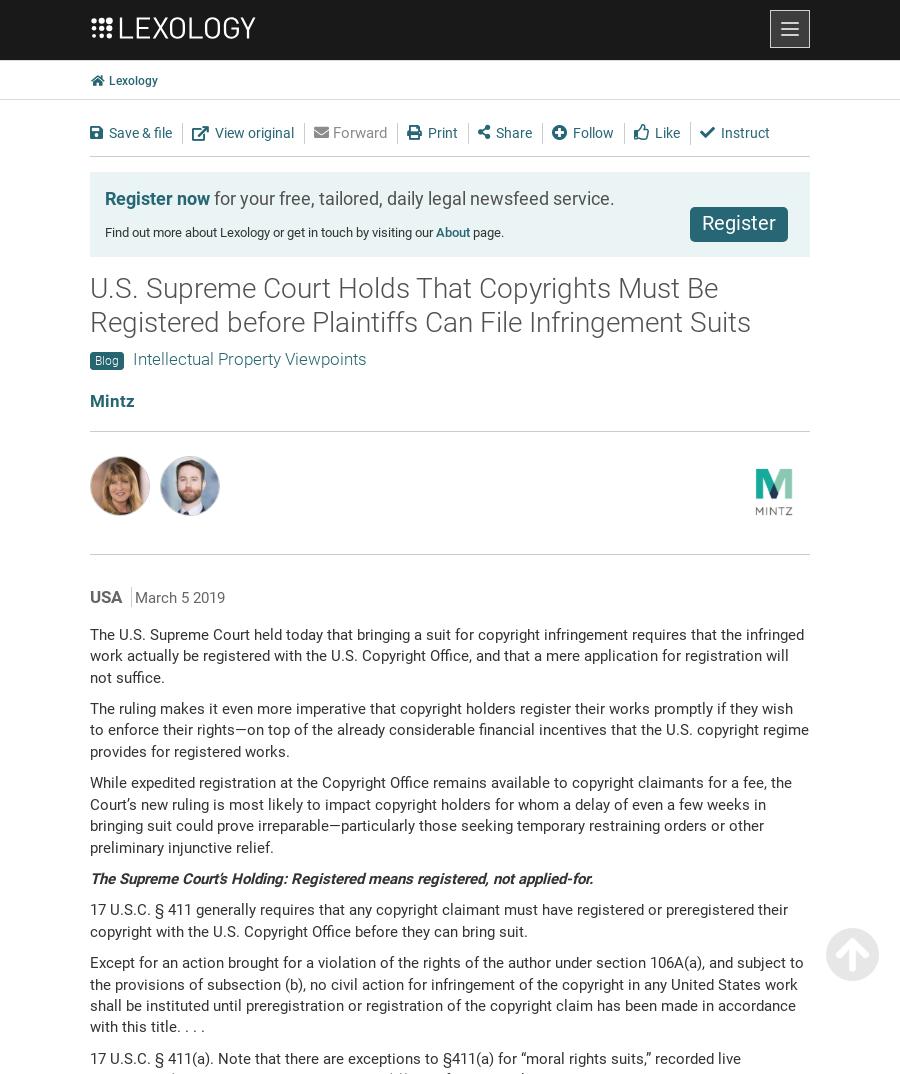 This screenshot has height=1074, width=900. What do you see at coordinates (591, 876) in the screenshot?
I see `'.'` at bounding box center [591, 876].